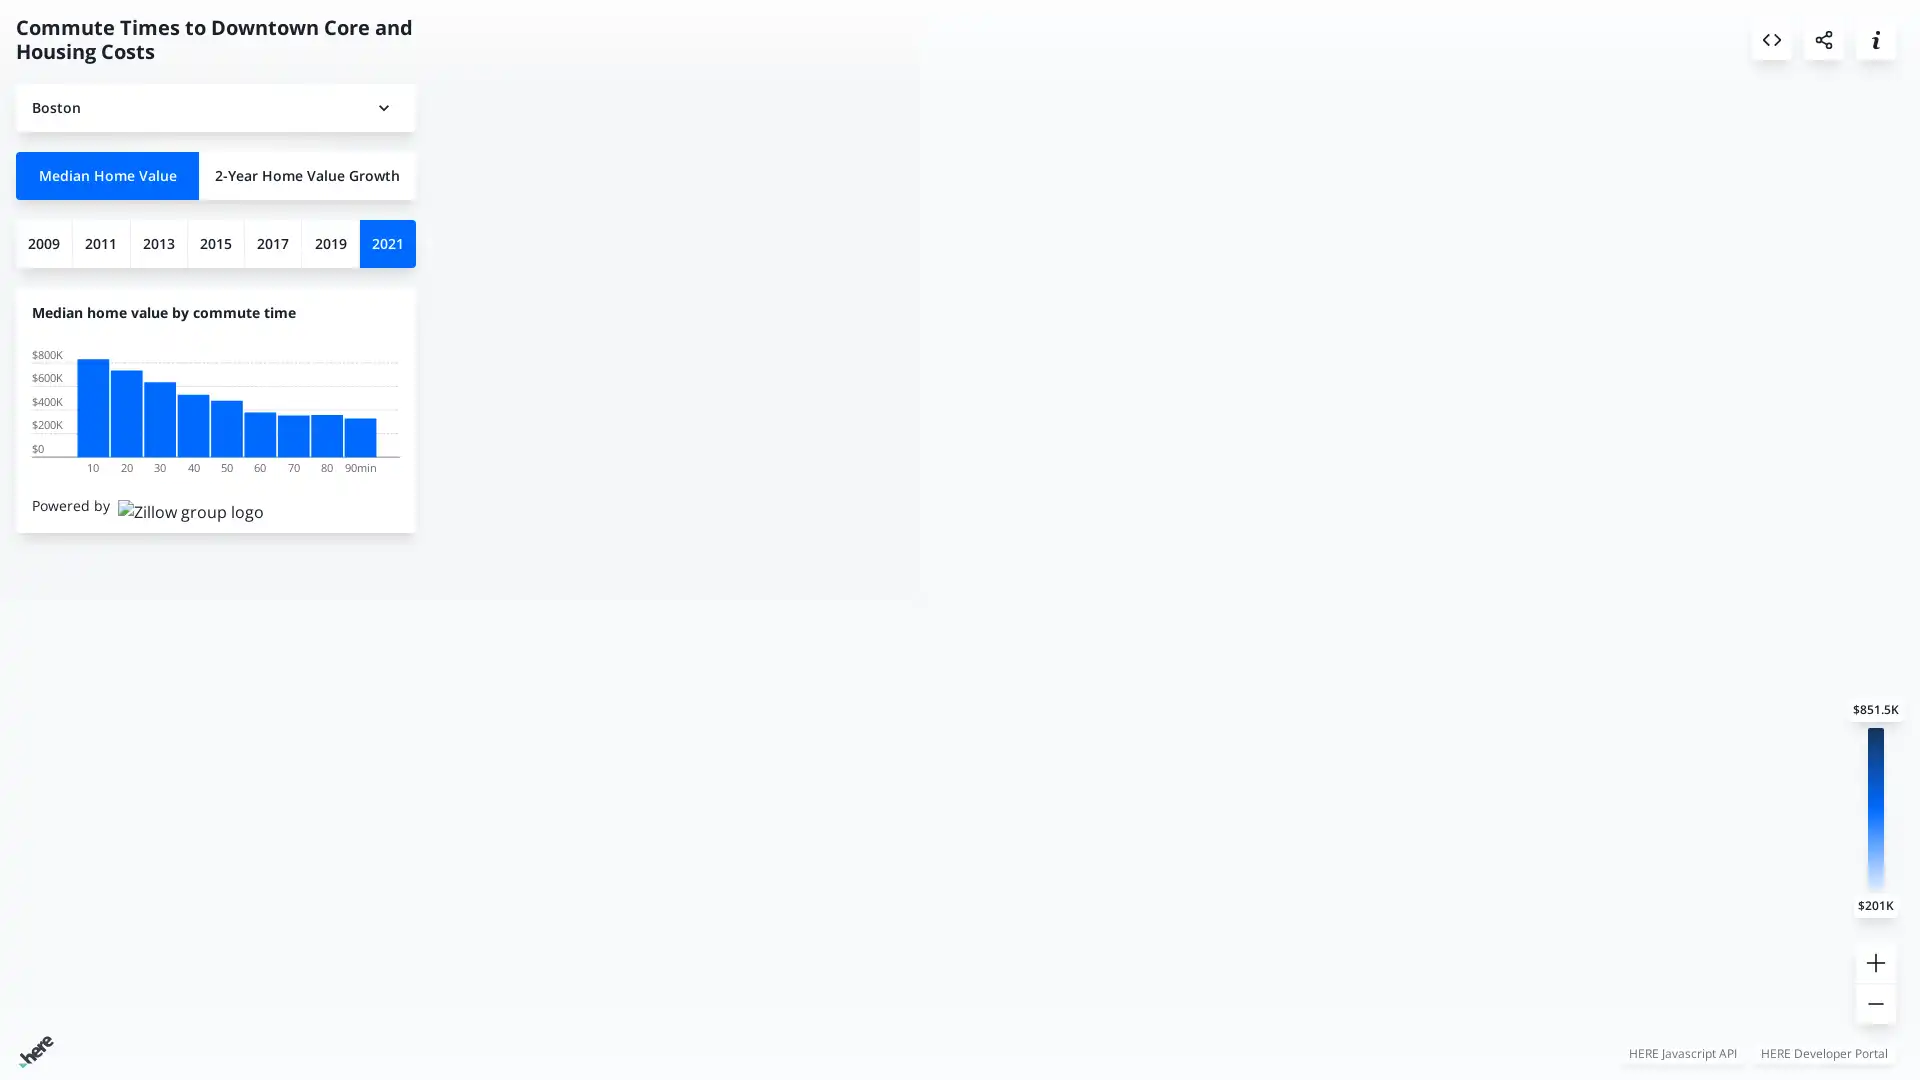 This screenshot has height=1080, width=1920. Describe the element at coordinates (1875, 962) in the screenshot. I see `Zoom in` at that location.